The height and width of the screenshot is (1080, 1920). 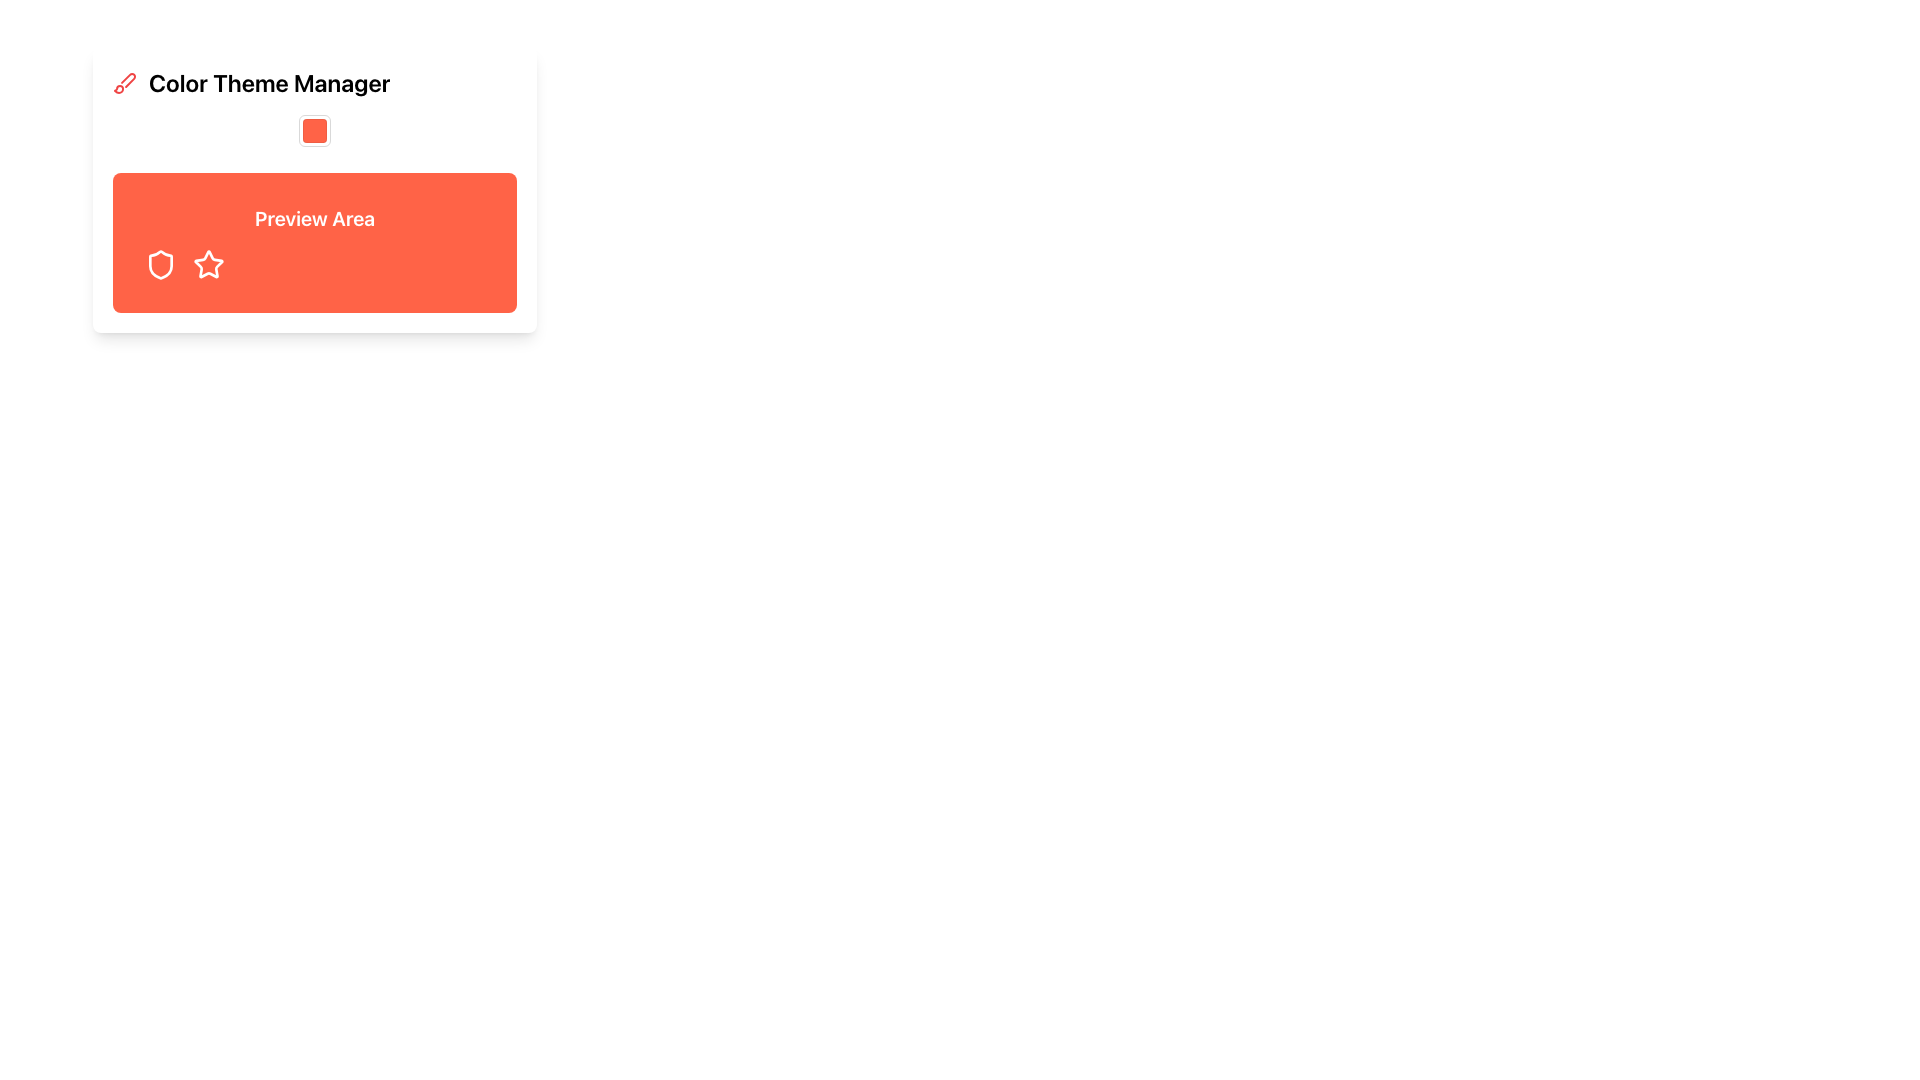 What do you see at coordinates (209, 264) in the screenshot?
I see `the star-shaped icon with a white outline and orange fill, located below the 'Preview Area' text, to interact with it` at bounding box center [209, 264].